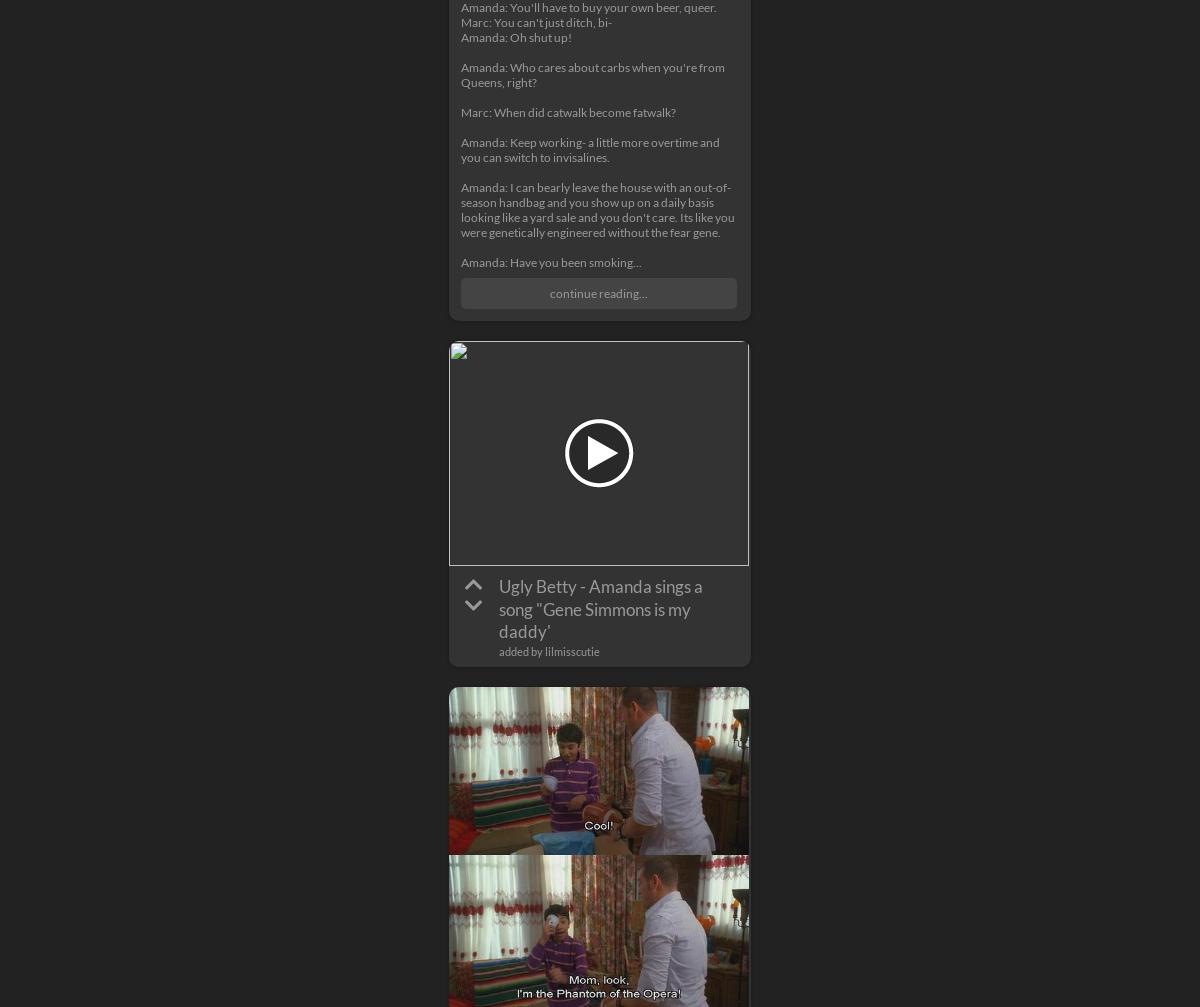 The image size is (1200, 1007). Describe the element at coordinates (515, 37) in the screenshot. I see `'Amanda: Oh shut up!'` at that location.